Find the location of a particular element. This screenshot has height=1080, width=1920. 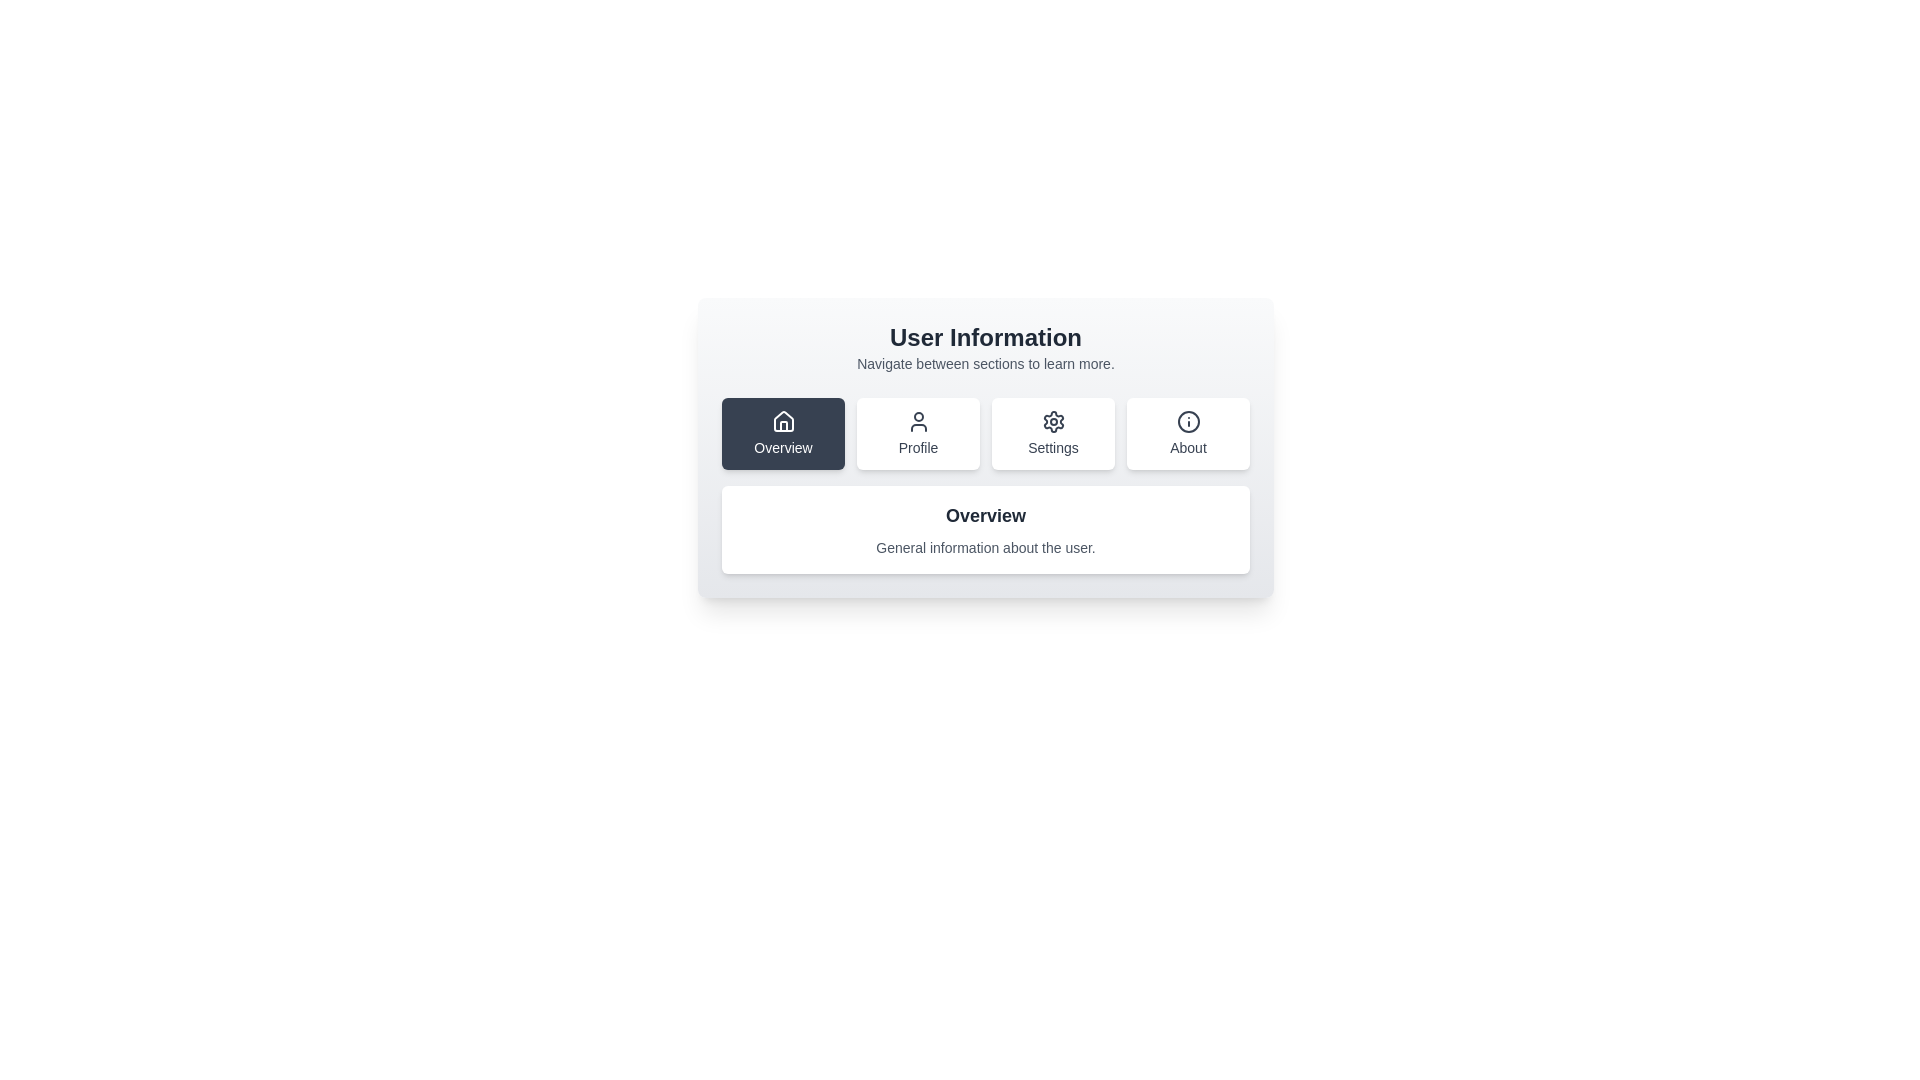

keyboard navigation is located at coordinates (782, 433).